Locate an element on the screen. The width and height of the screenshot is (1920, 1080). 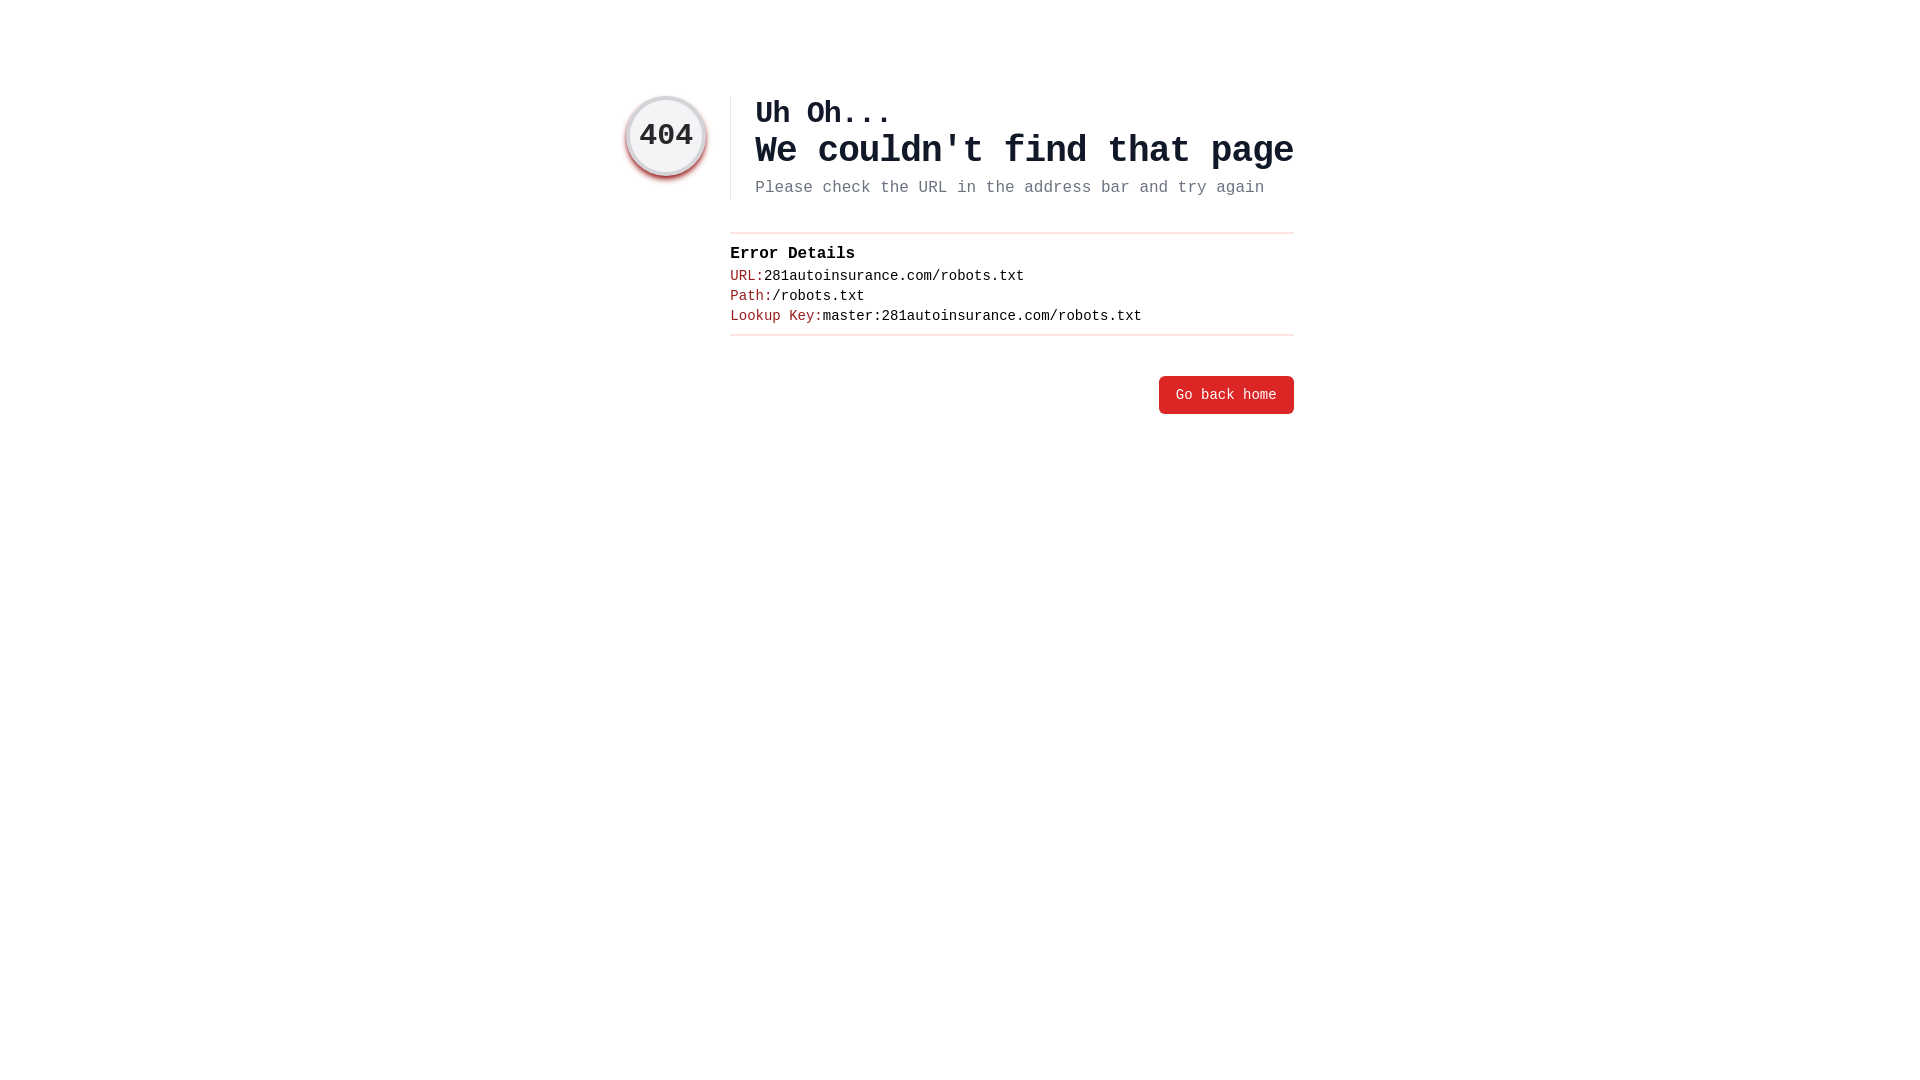
'Go back home' is located at coordinates (1225, 394).